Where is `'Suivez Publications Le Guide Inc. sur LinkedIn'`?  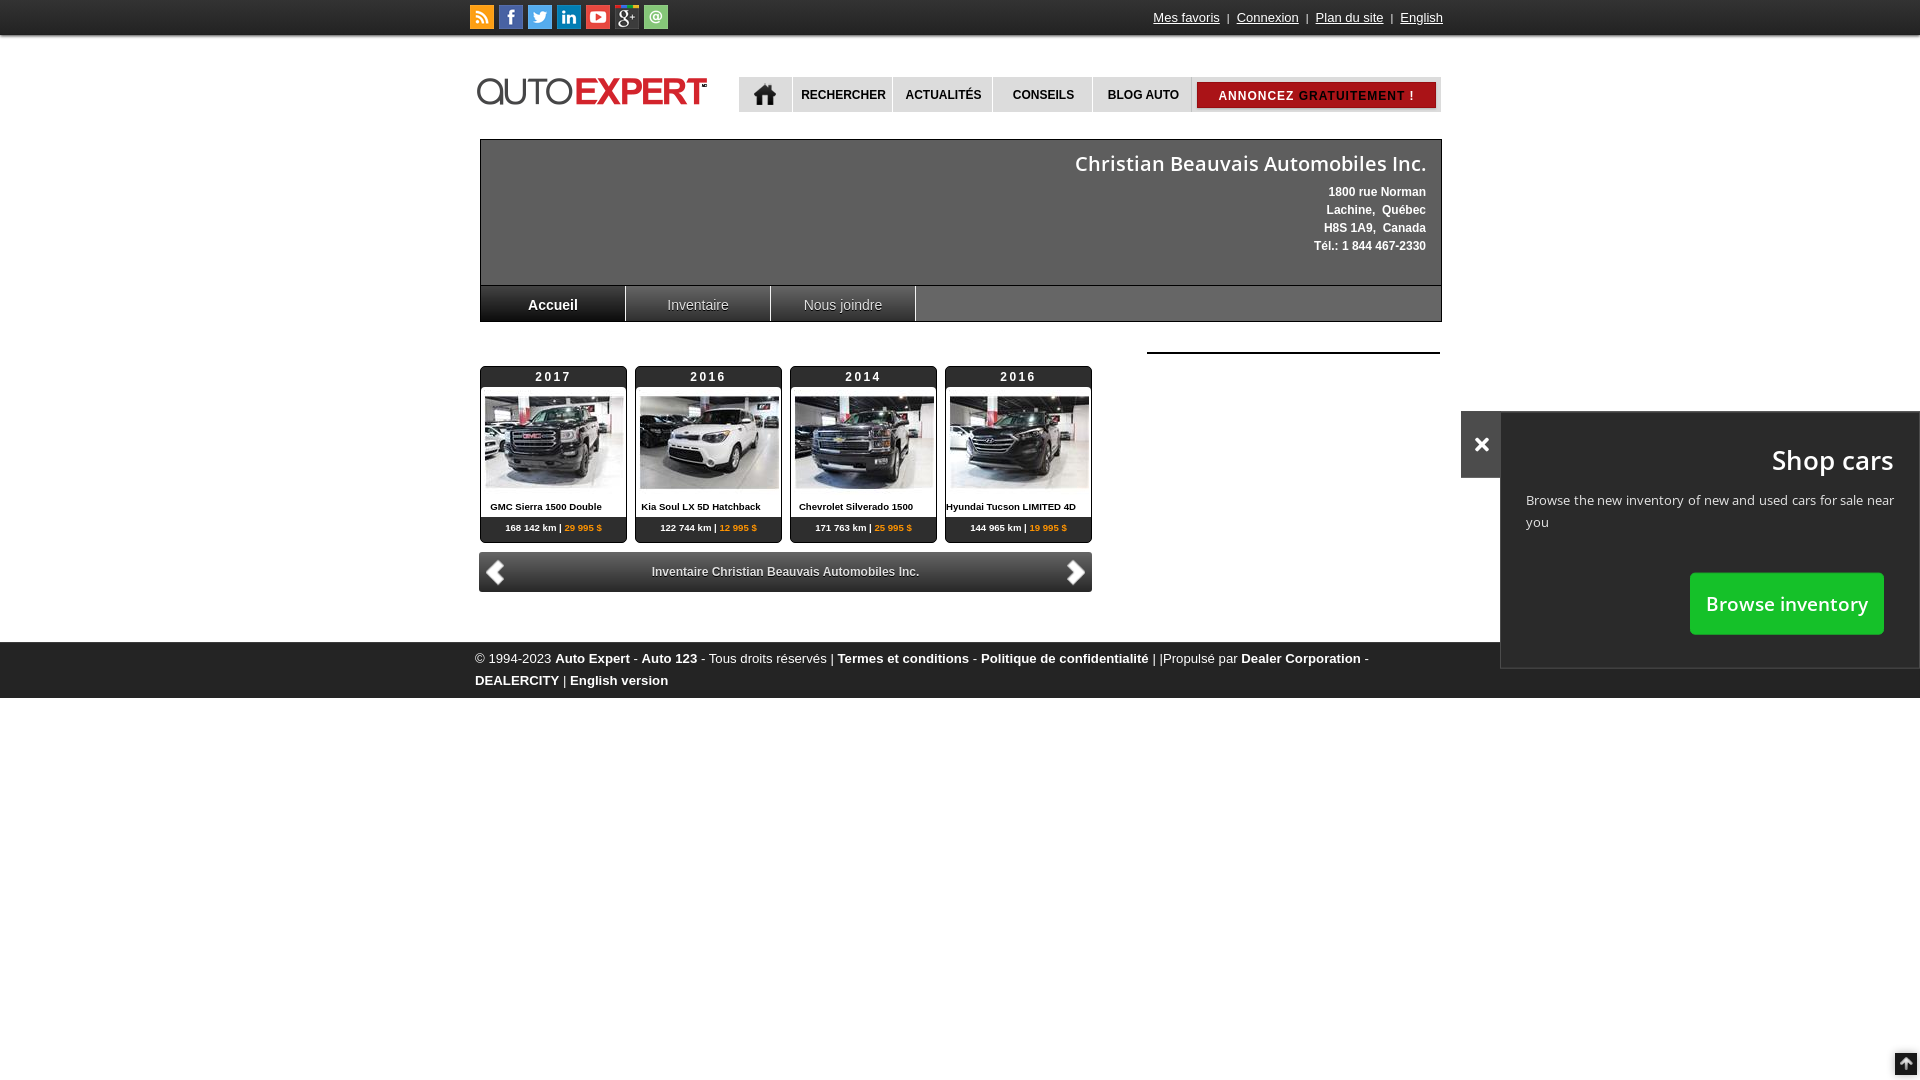
'Suivez Publications Le Guide Inc. sur LinkedIn' is located at coordinates (568, 24).